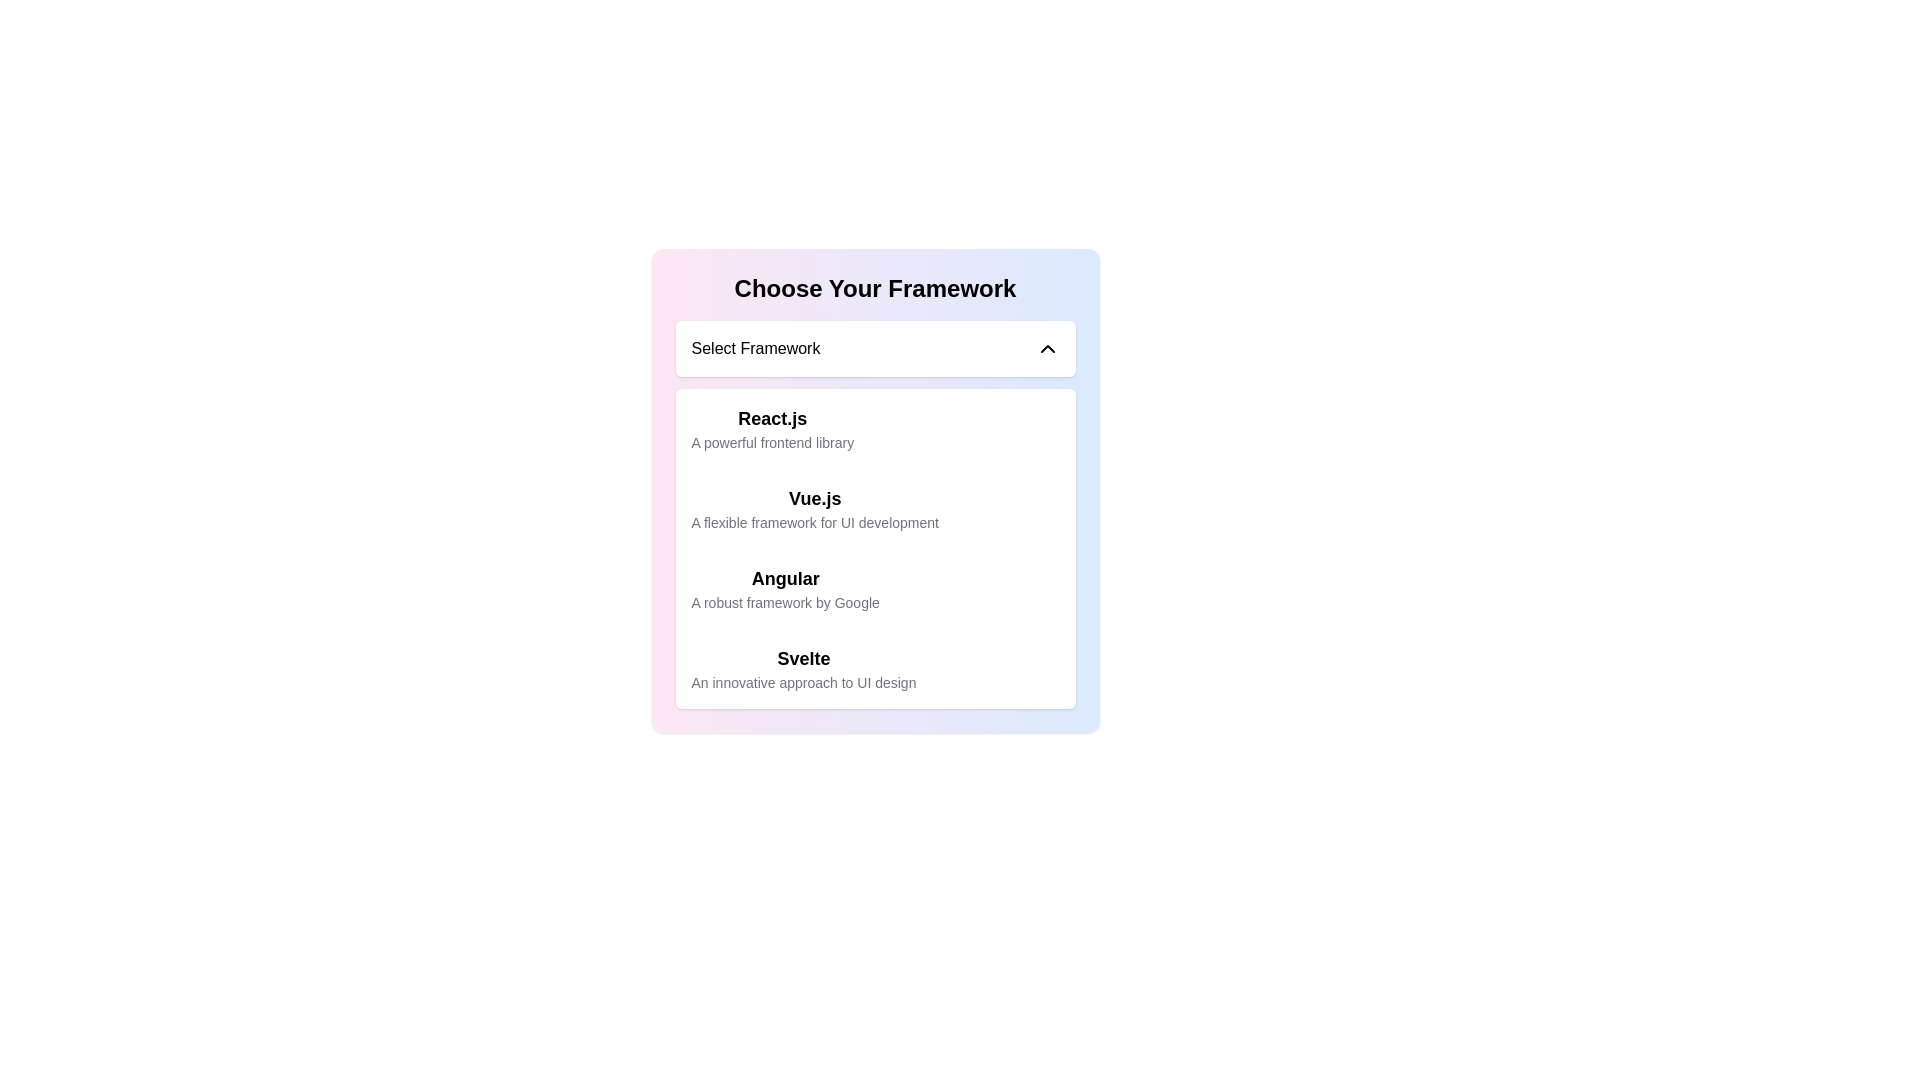 This screenshot has height=1080, width=1920. I want to click on the 'Select Framework' label, which is a bold, black text element centered within a dropdown box, so click(754, 347).